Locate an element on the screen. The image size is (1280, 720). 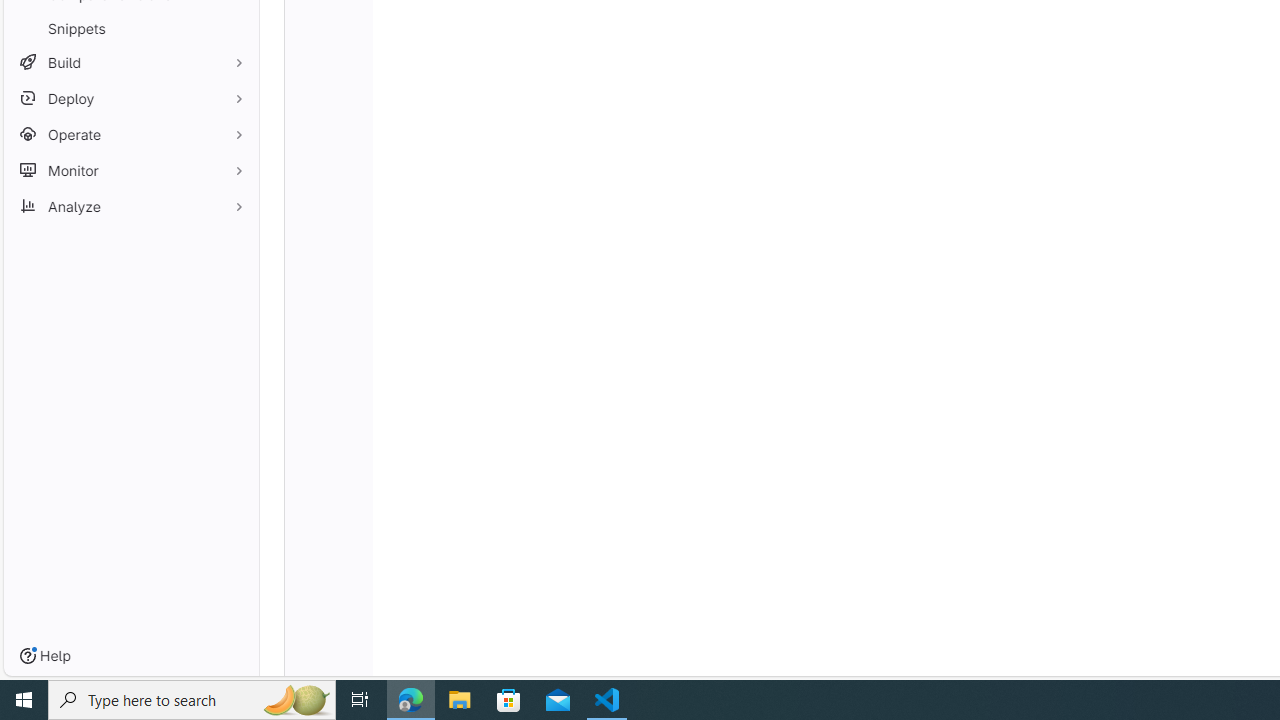
'Analyze' is located at coordinates (130, 206).